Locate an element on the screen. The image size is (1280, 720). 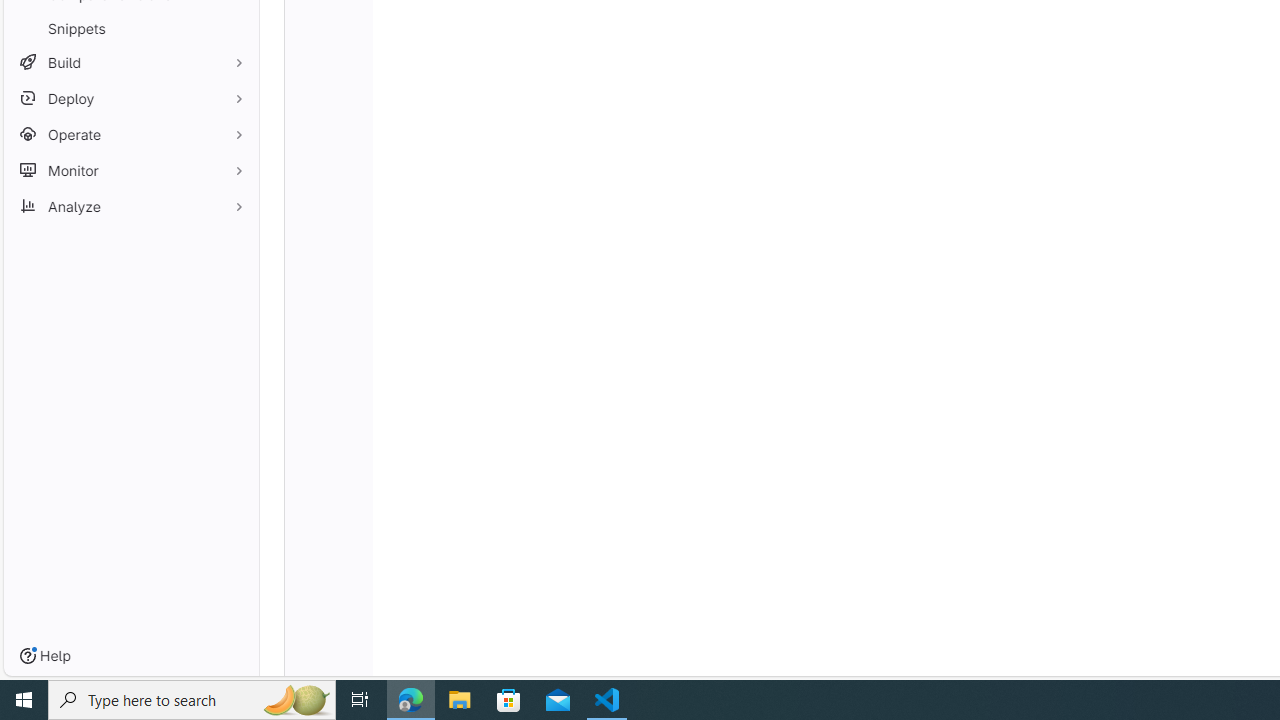
'Analyze' is located at coordinates (130, 206).